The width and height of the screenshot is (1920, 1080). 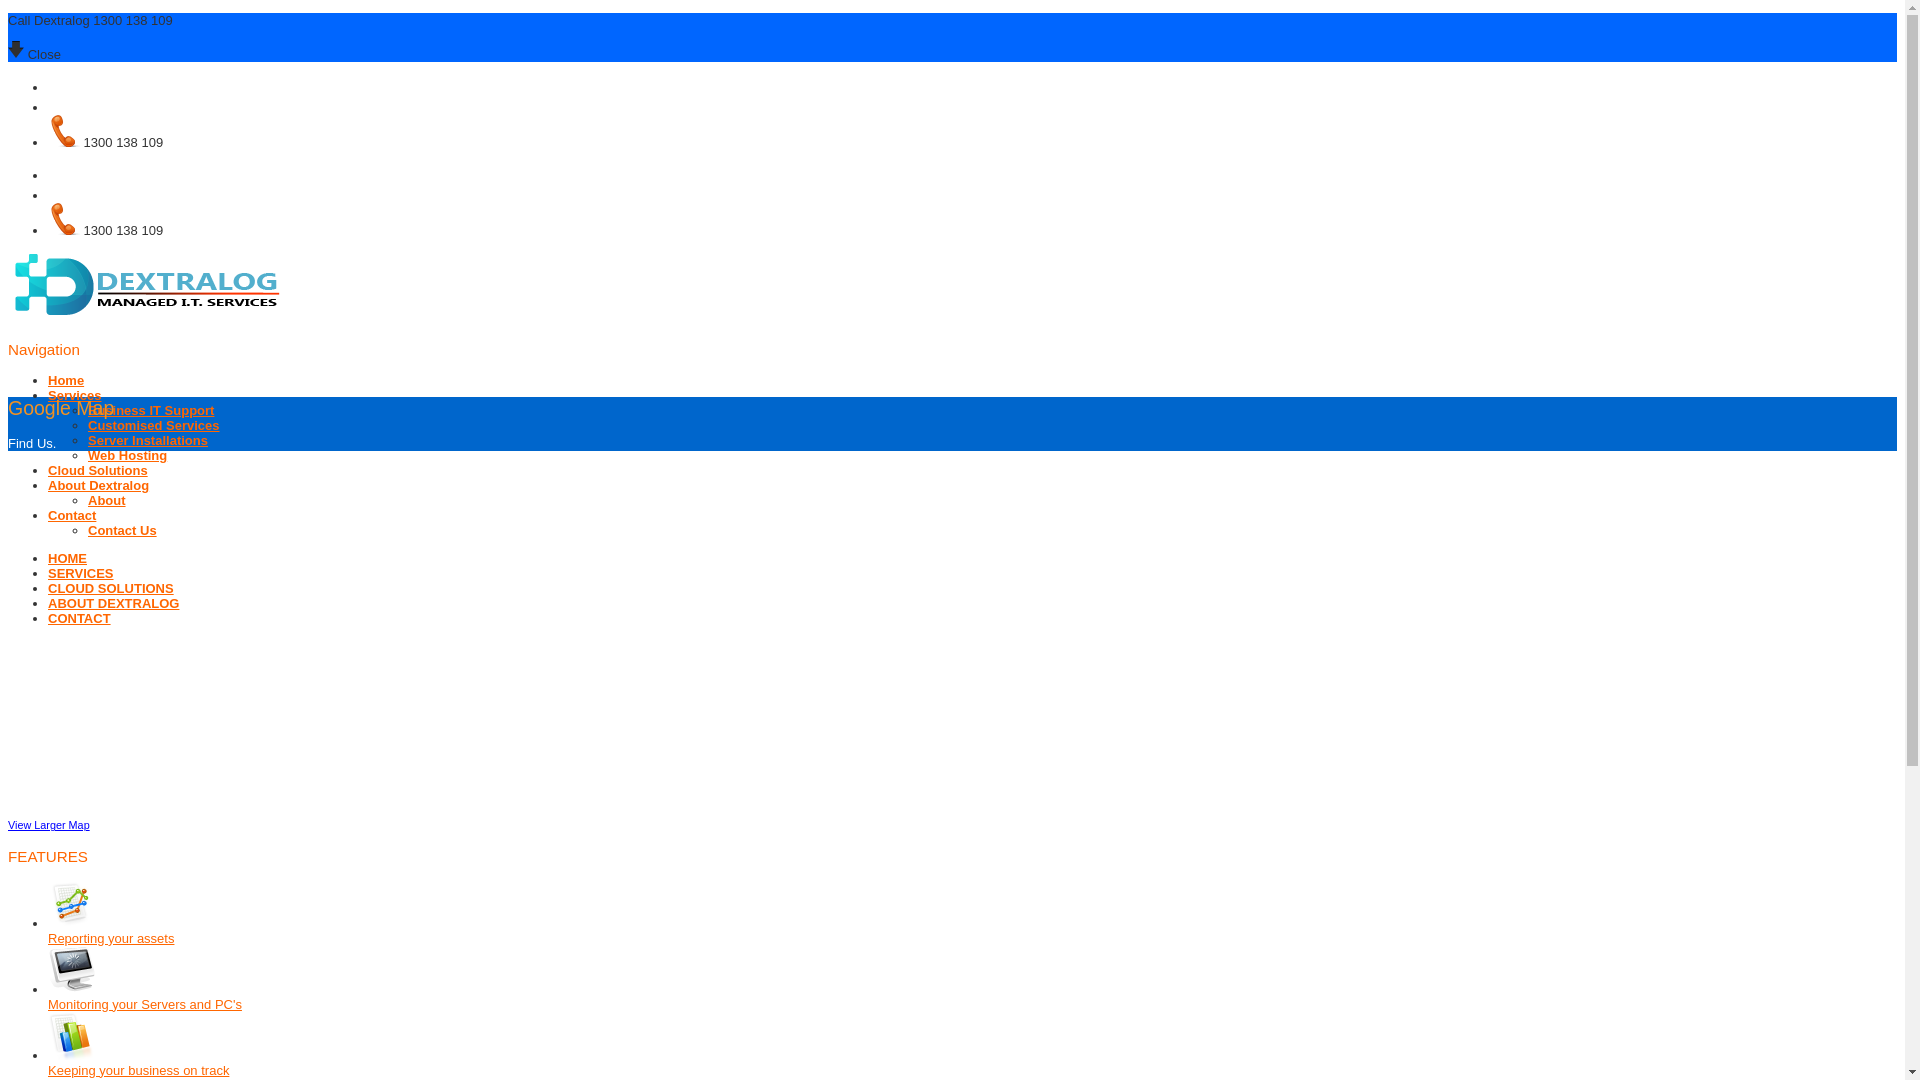 I want to click on 'Home', so click(x=66, y=380).